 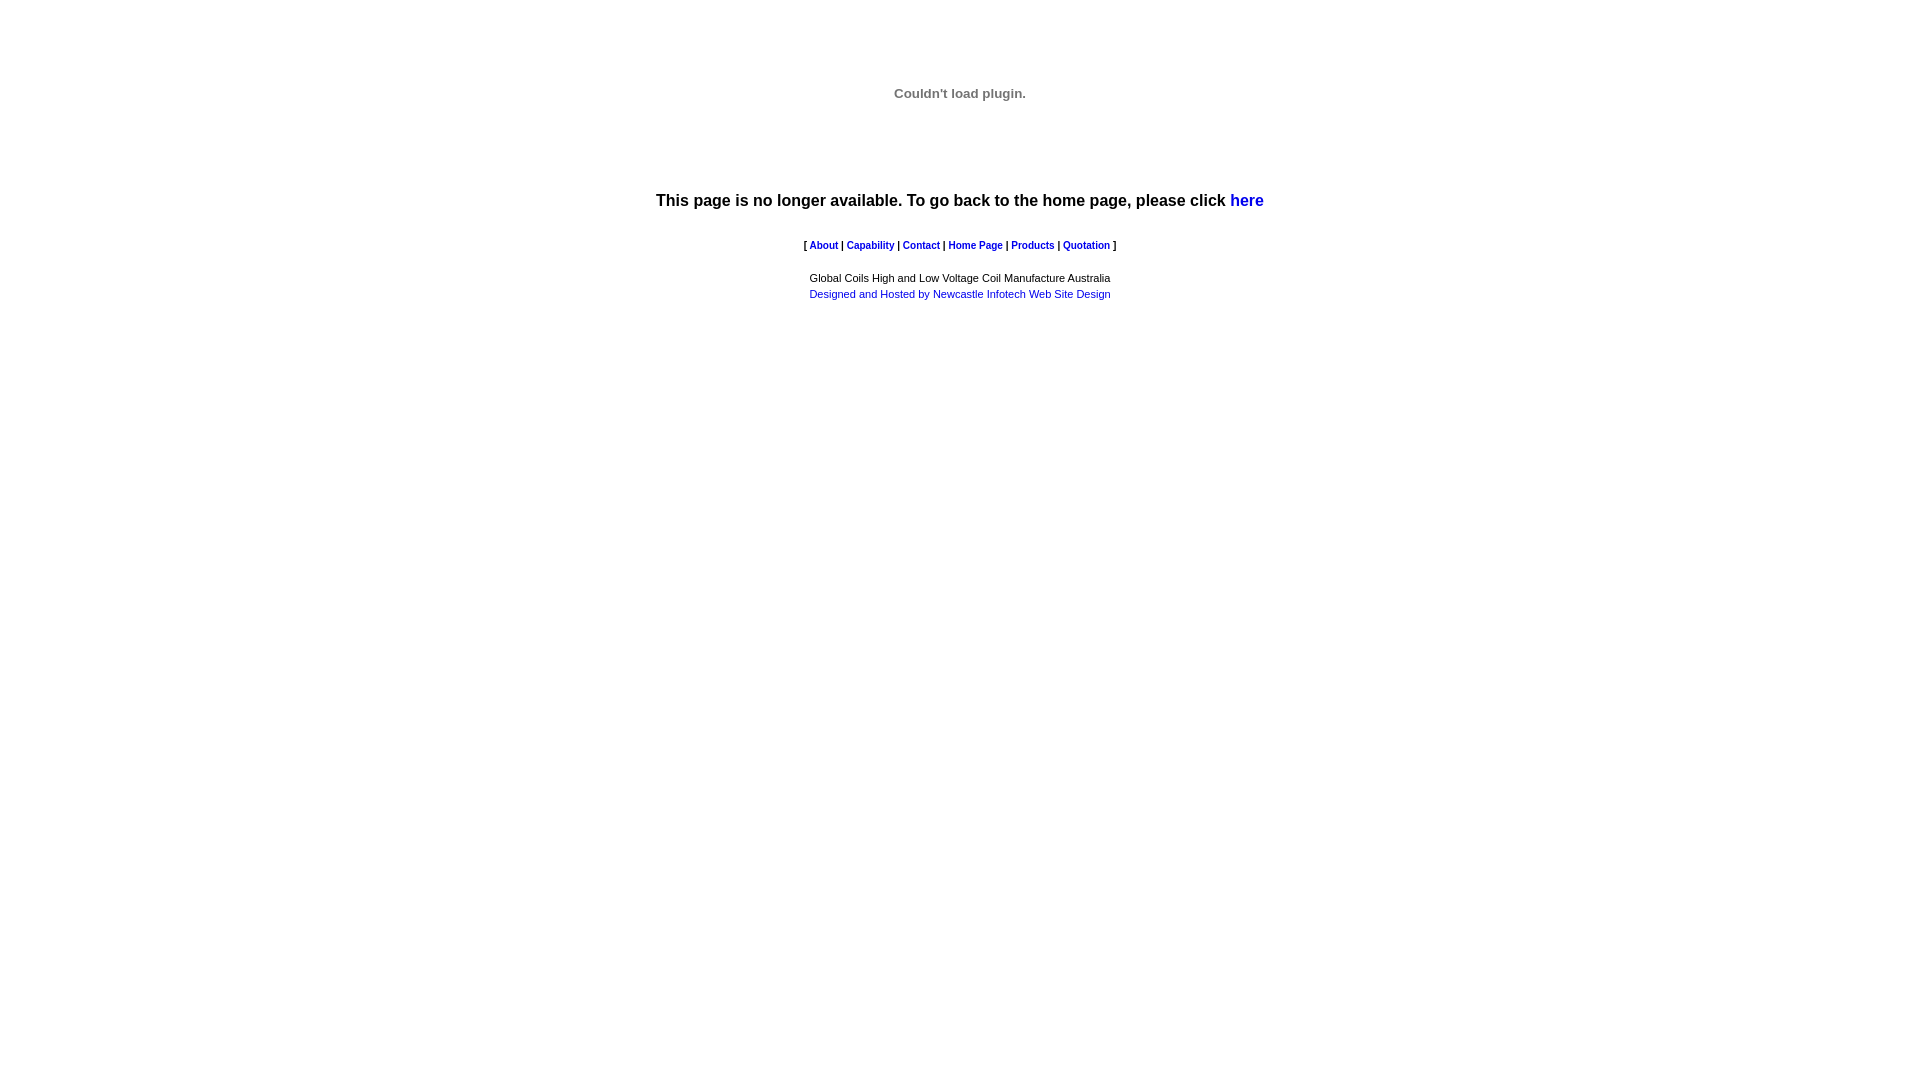 What do you see at coordinates (809, 293) in the screenshot?
I see `'Designed and Hosted by Newcastle Infotech Web Site Design'` at bounding box center [809, 293].